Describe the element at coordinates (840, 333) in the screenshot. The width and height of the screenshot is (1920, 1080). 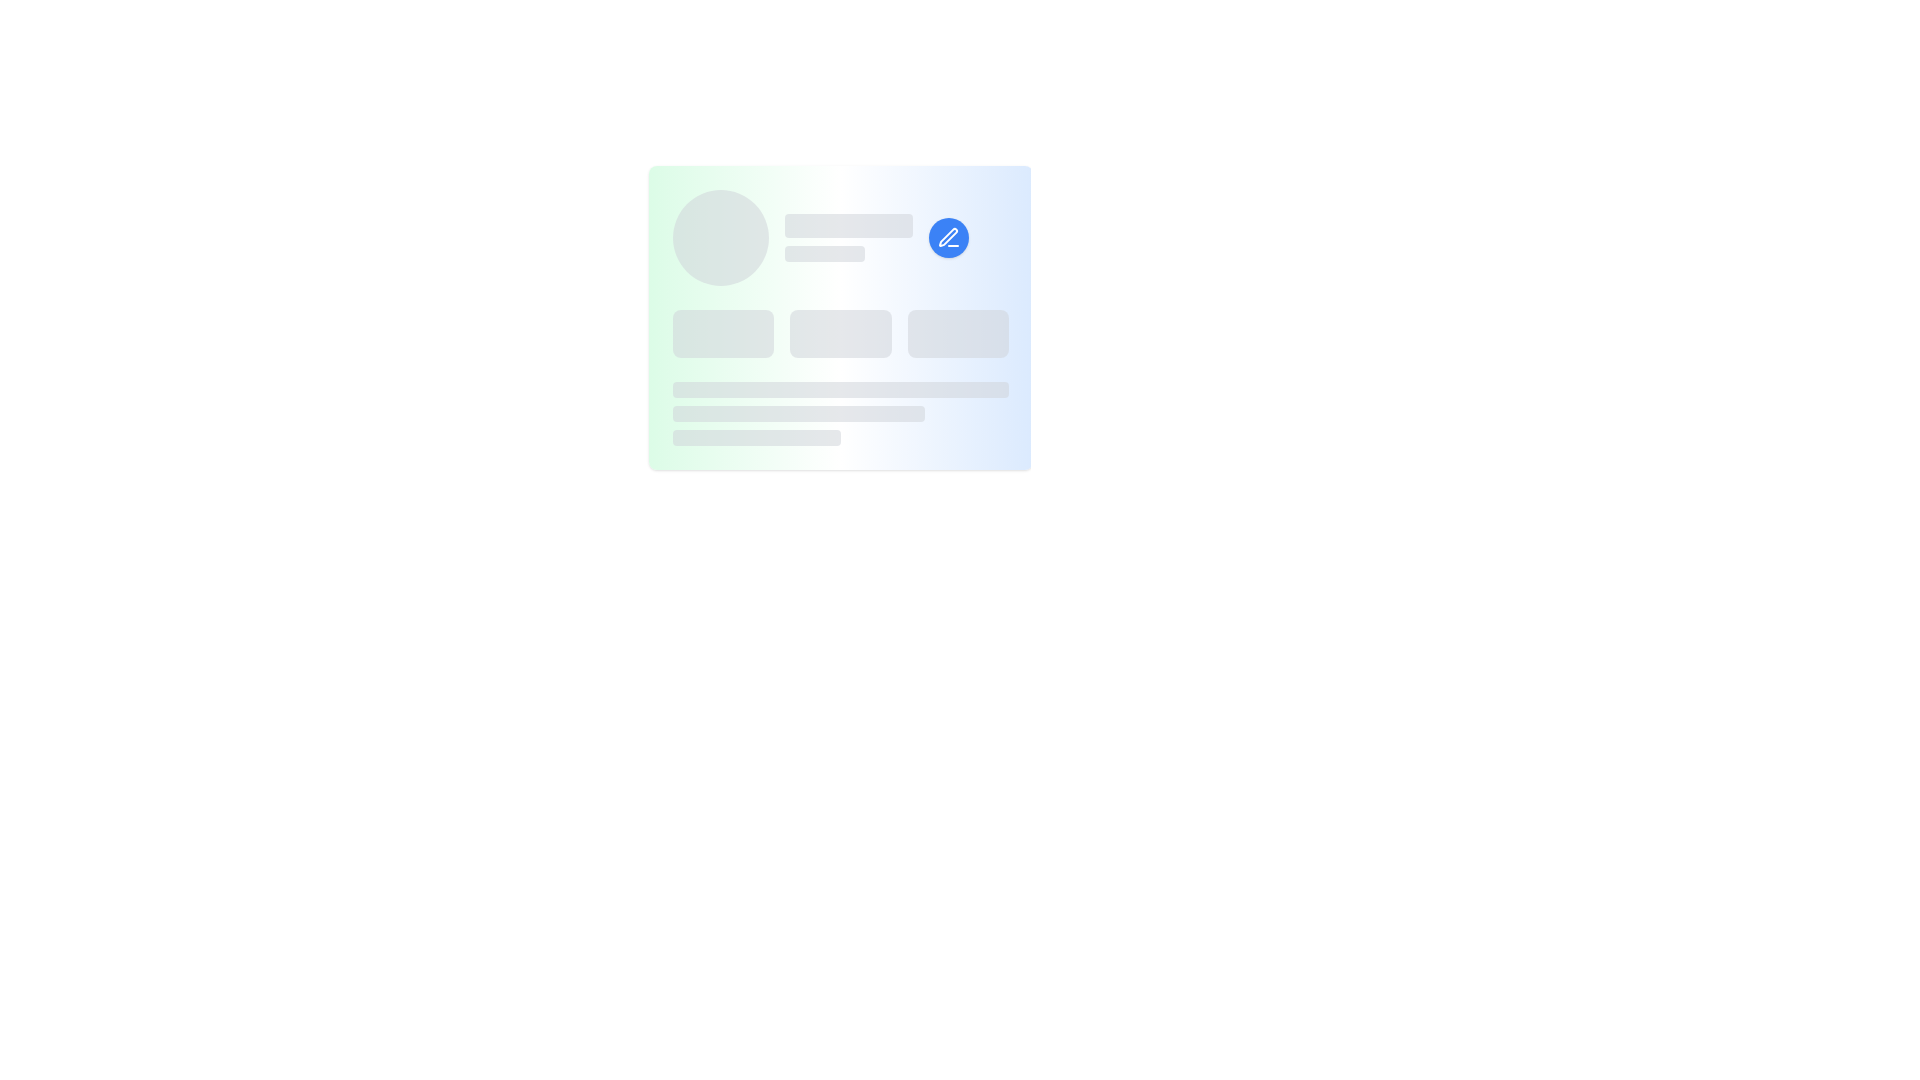
I see `the gray rectangular Placeholder component with rounded corners that is pulsing, located in the center among three similar components` at that location.